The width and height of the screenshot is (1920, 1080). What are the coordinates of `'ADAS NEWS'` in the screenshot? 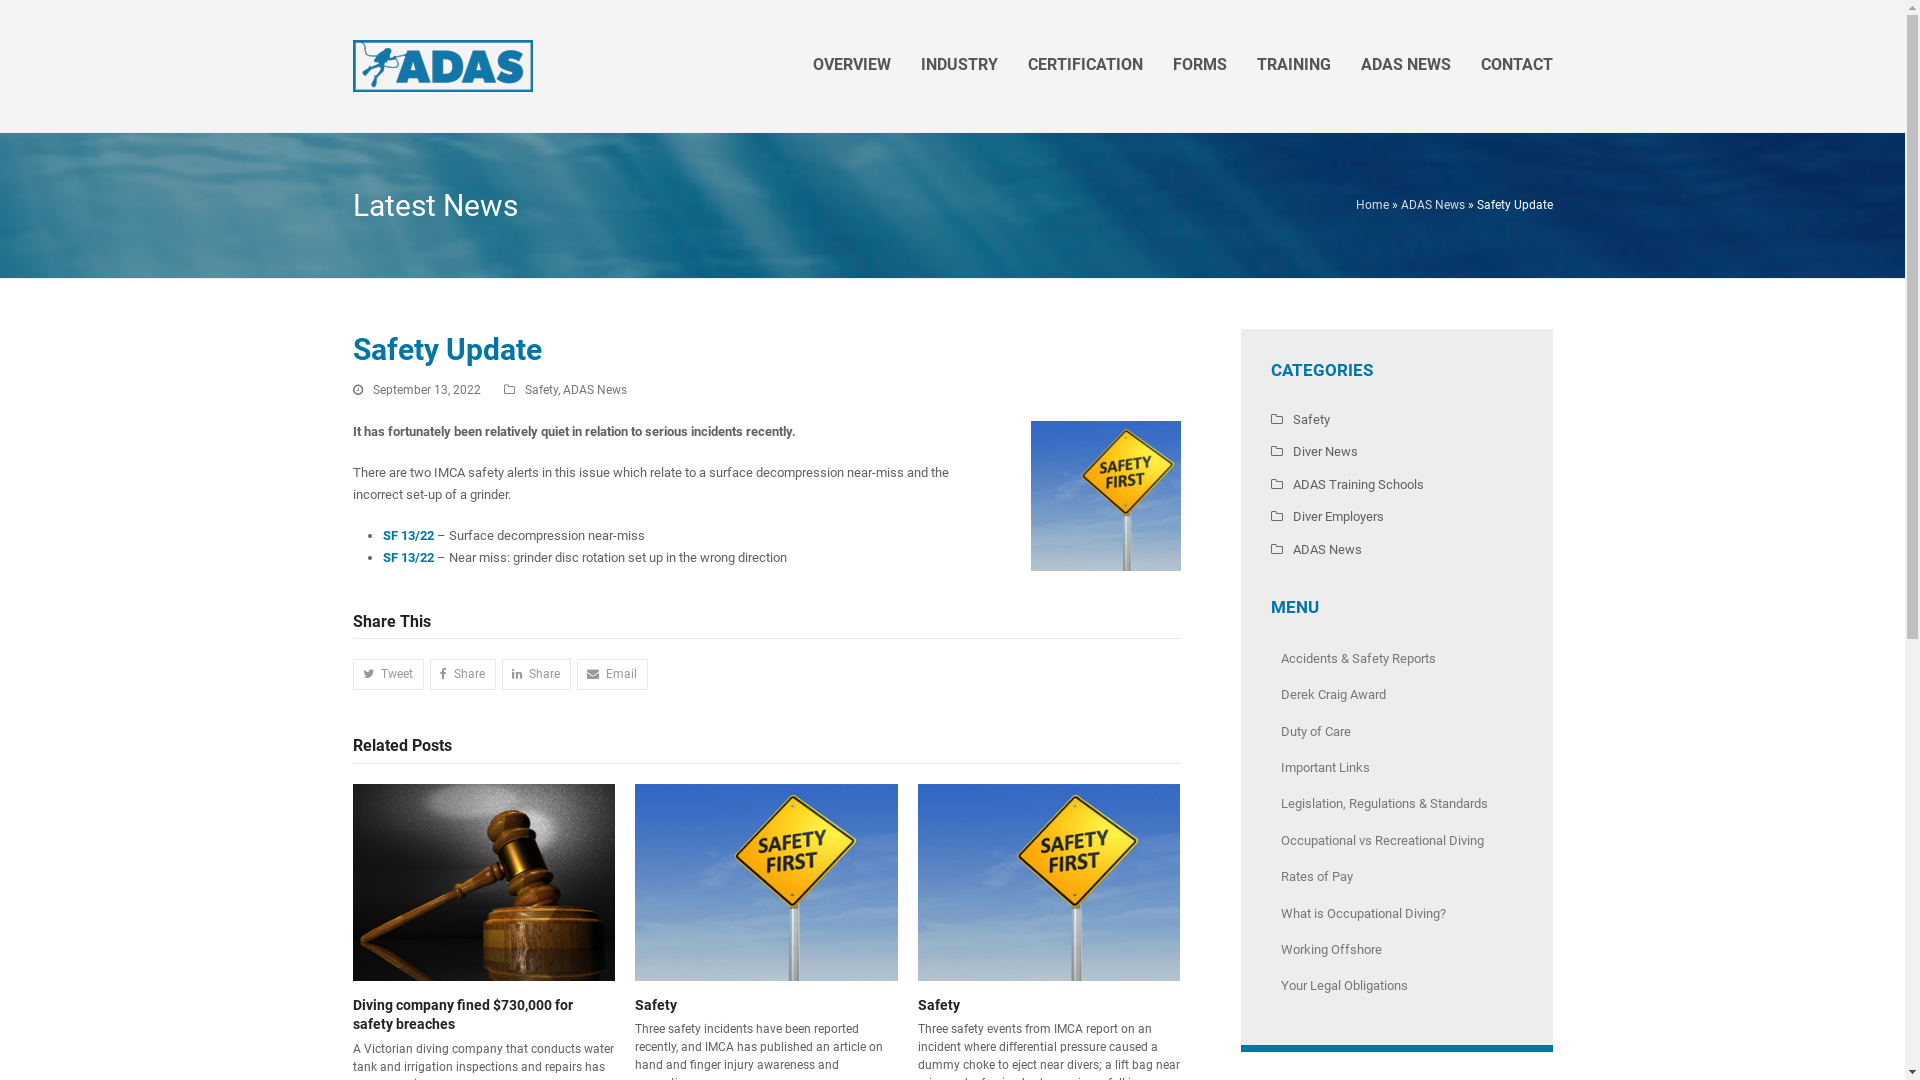 It's located at (1405, 64).